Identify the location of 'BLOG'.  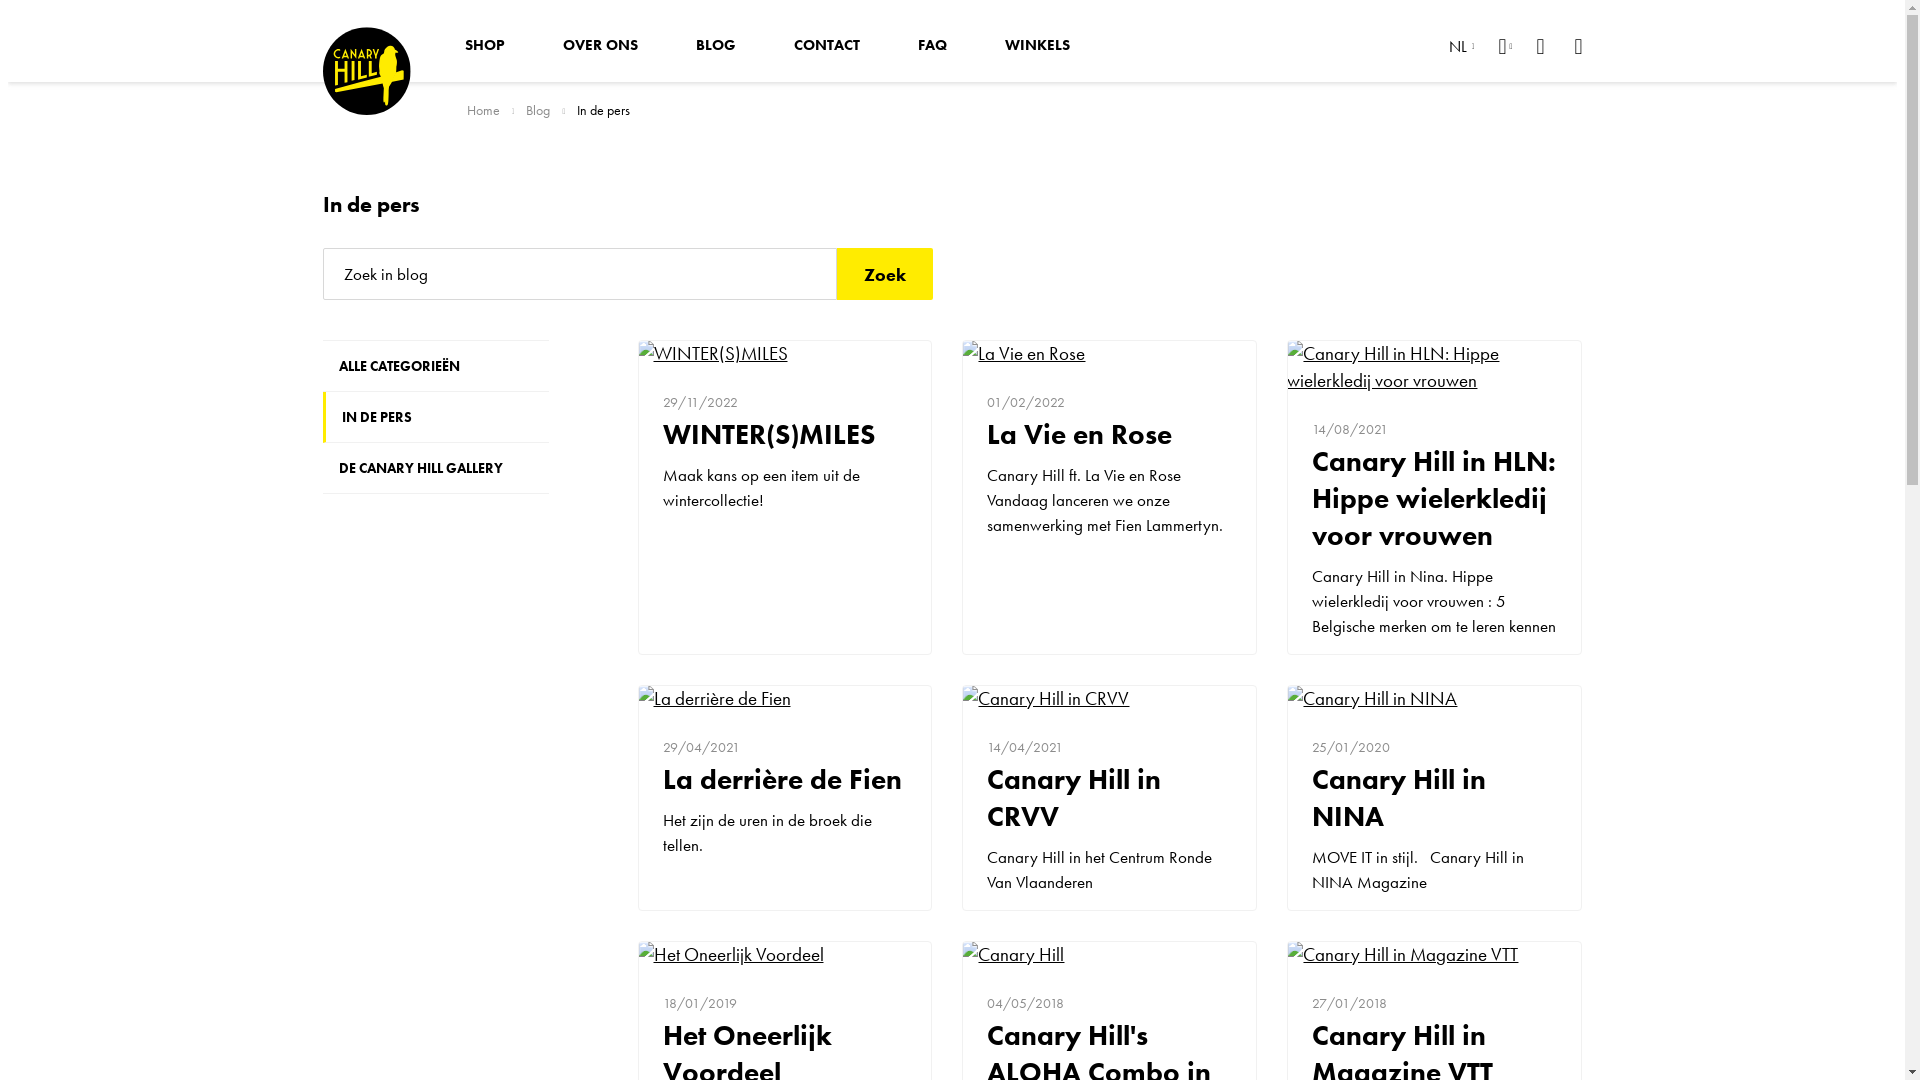
(715, 45).